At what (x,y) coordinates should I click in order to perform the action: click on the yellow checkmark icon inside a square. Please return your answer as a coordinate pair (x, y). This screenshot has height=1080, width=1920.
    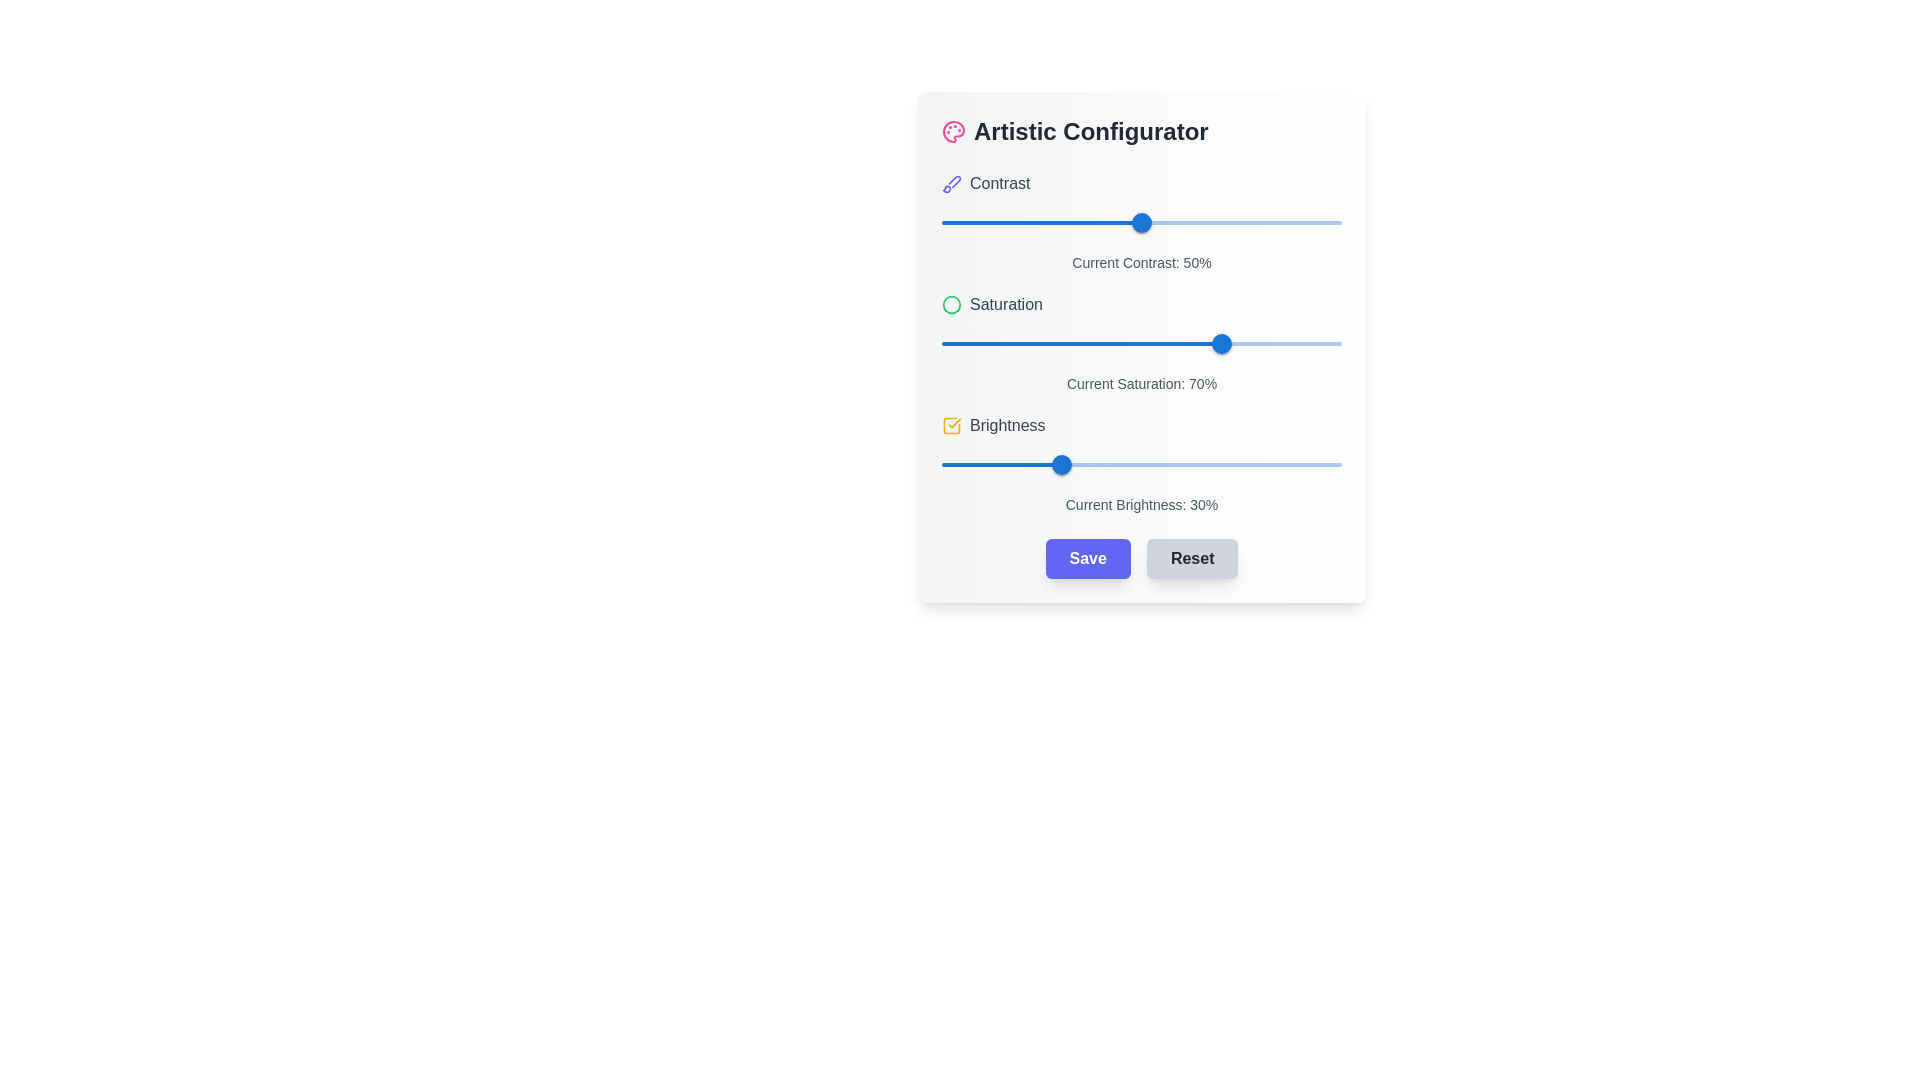
    Looking at the image, I should click on (950, 424).